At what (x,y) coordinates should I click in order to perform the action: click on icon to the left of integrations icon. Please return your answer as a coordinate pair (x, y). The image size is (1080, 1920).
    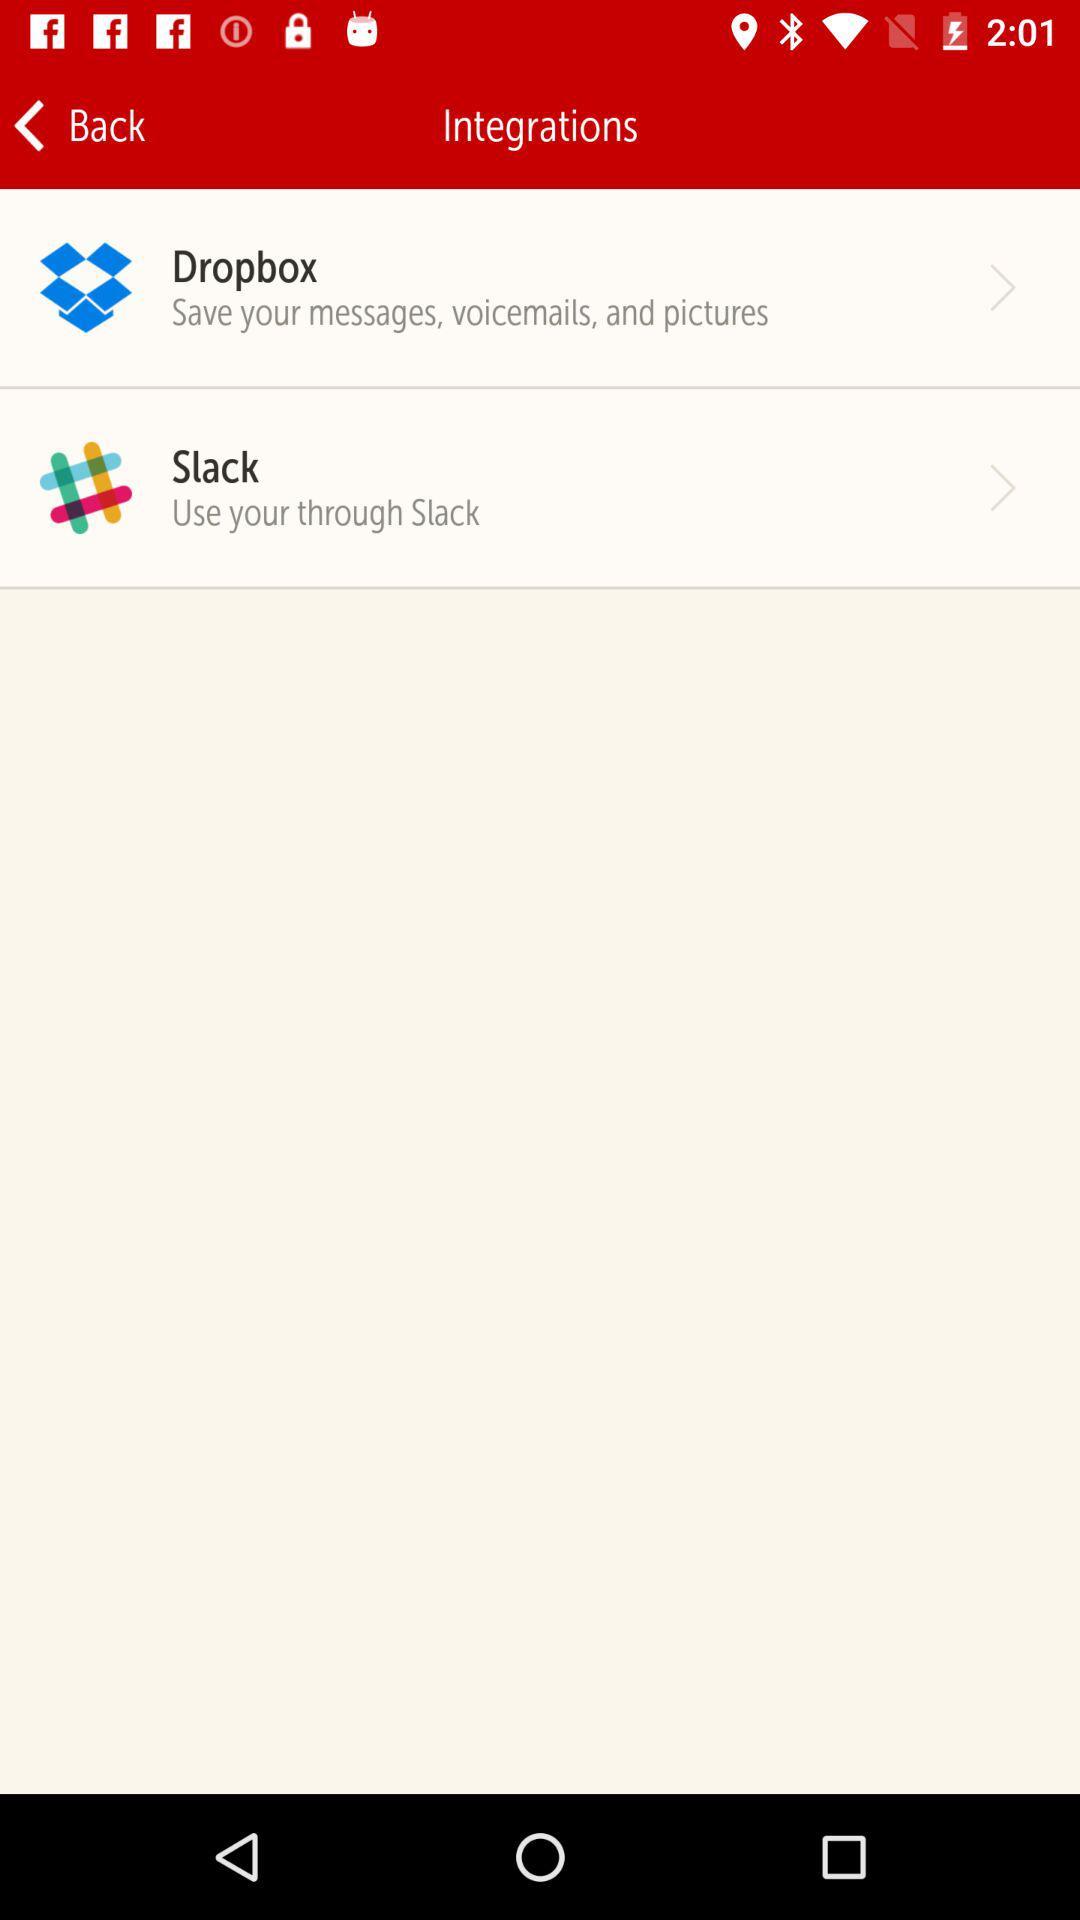
    Looking at the image, I should click on (77, 124).